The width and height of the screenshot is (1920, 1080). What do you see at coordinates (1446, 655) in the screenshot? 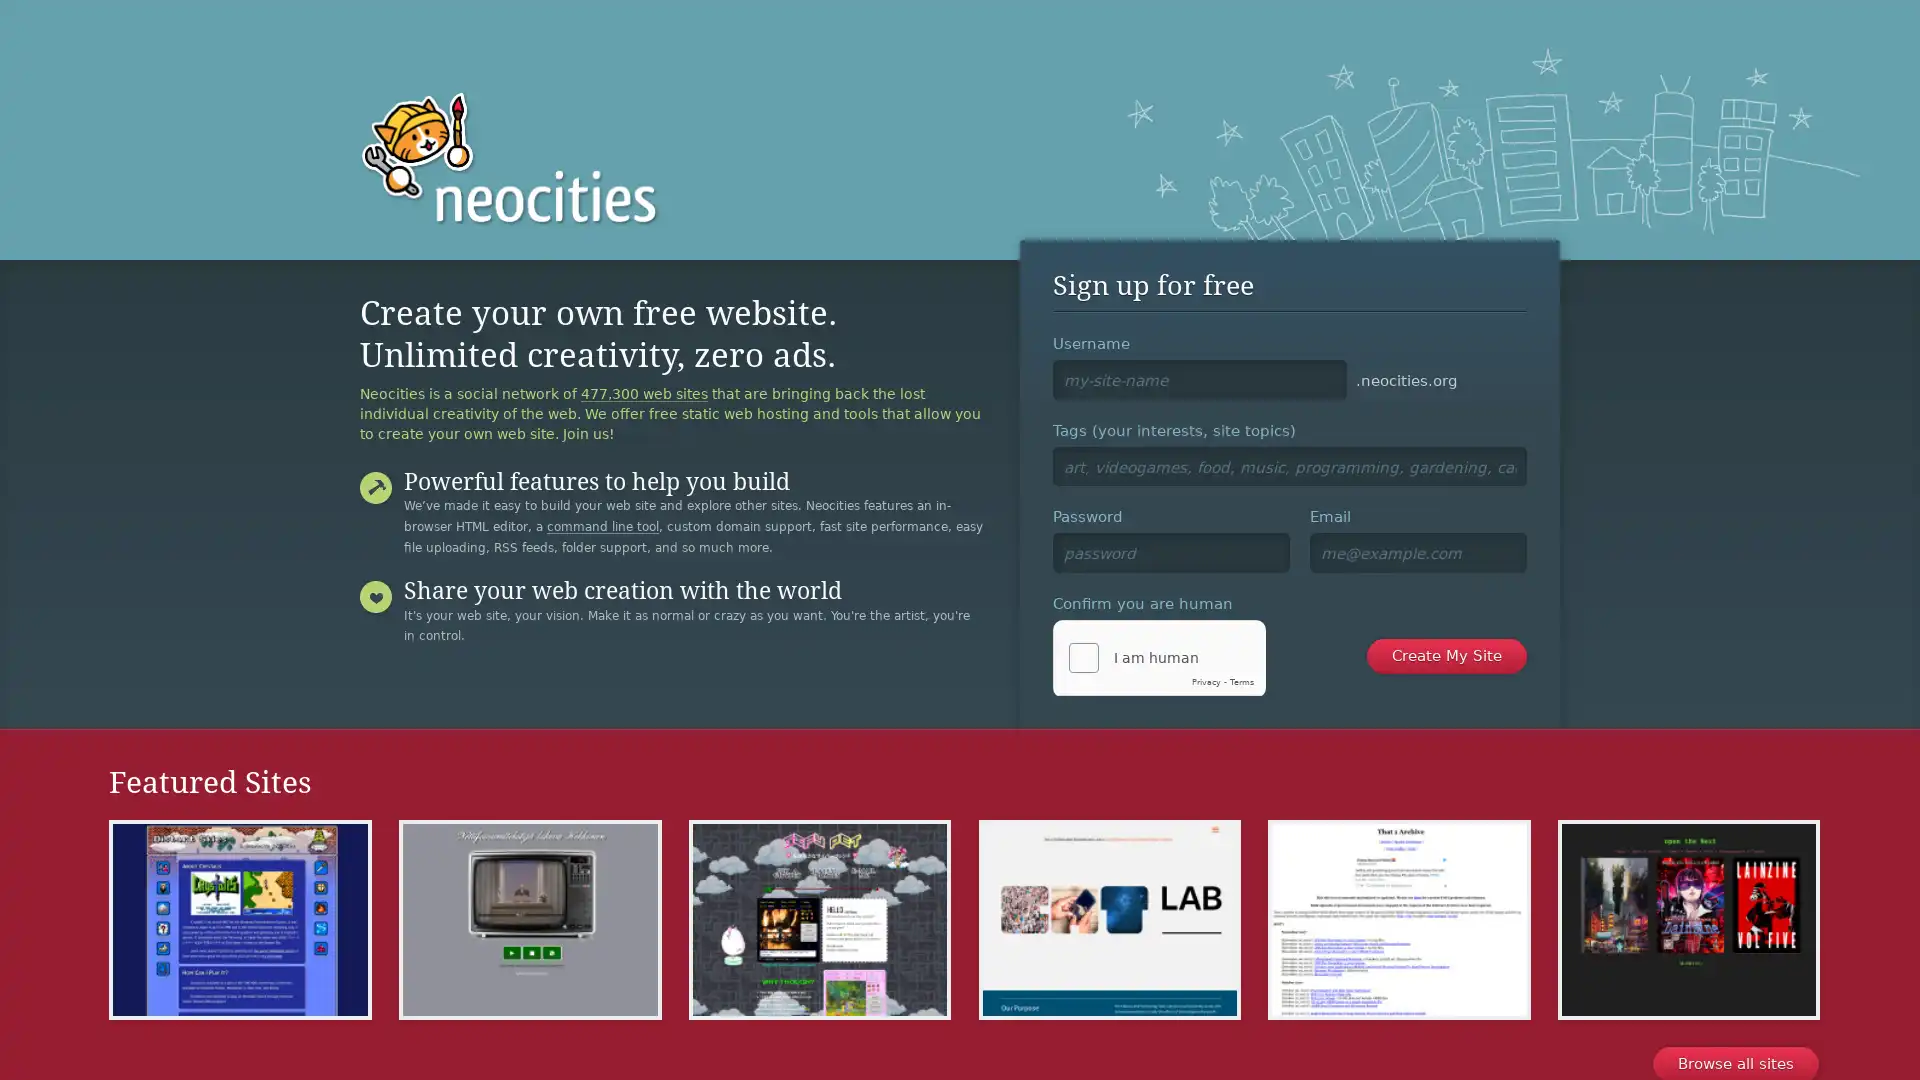
I see `Create My Site` at bounding box center [1446, 655].